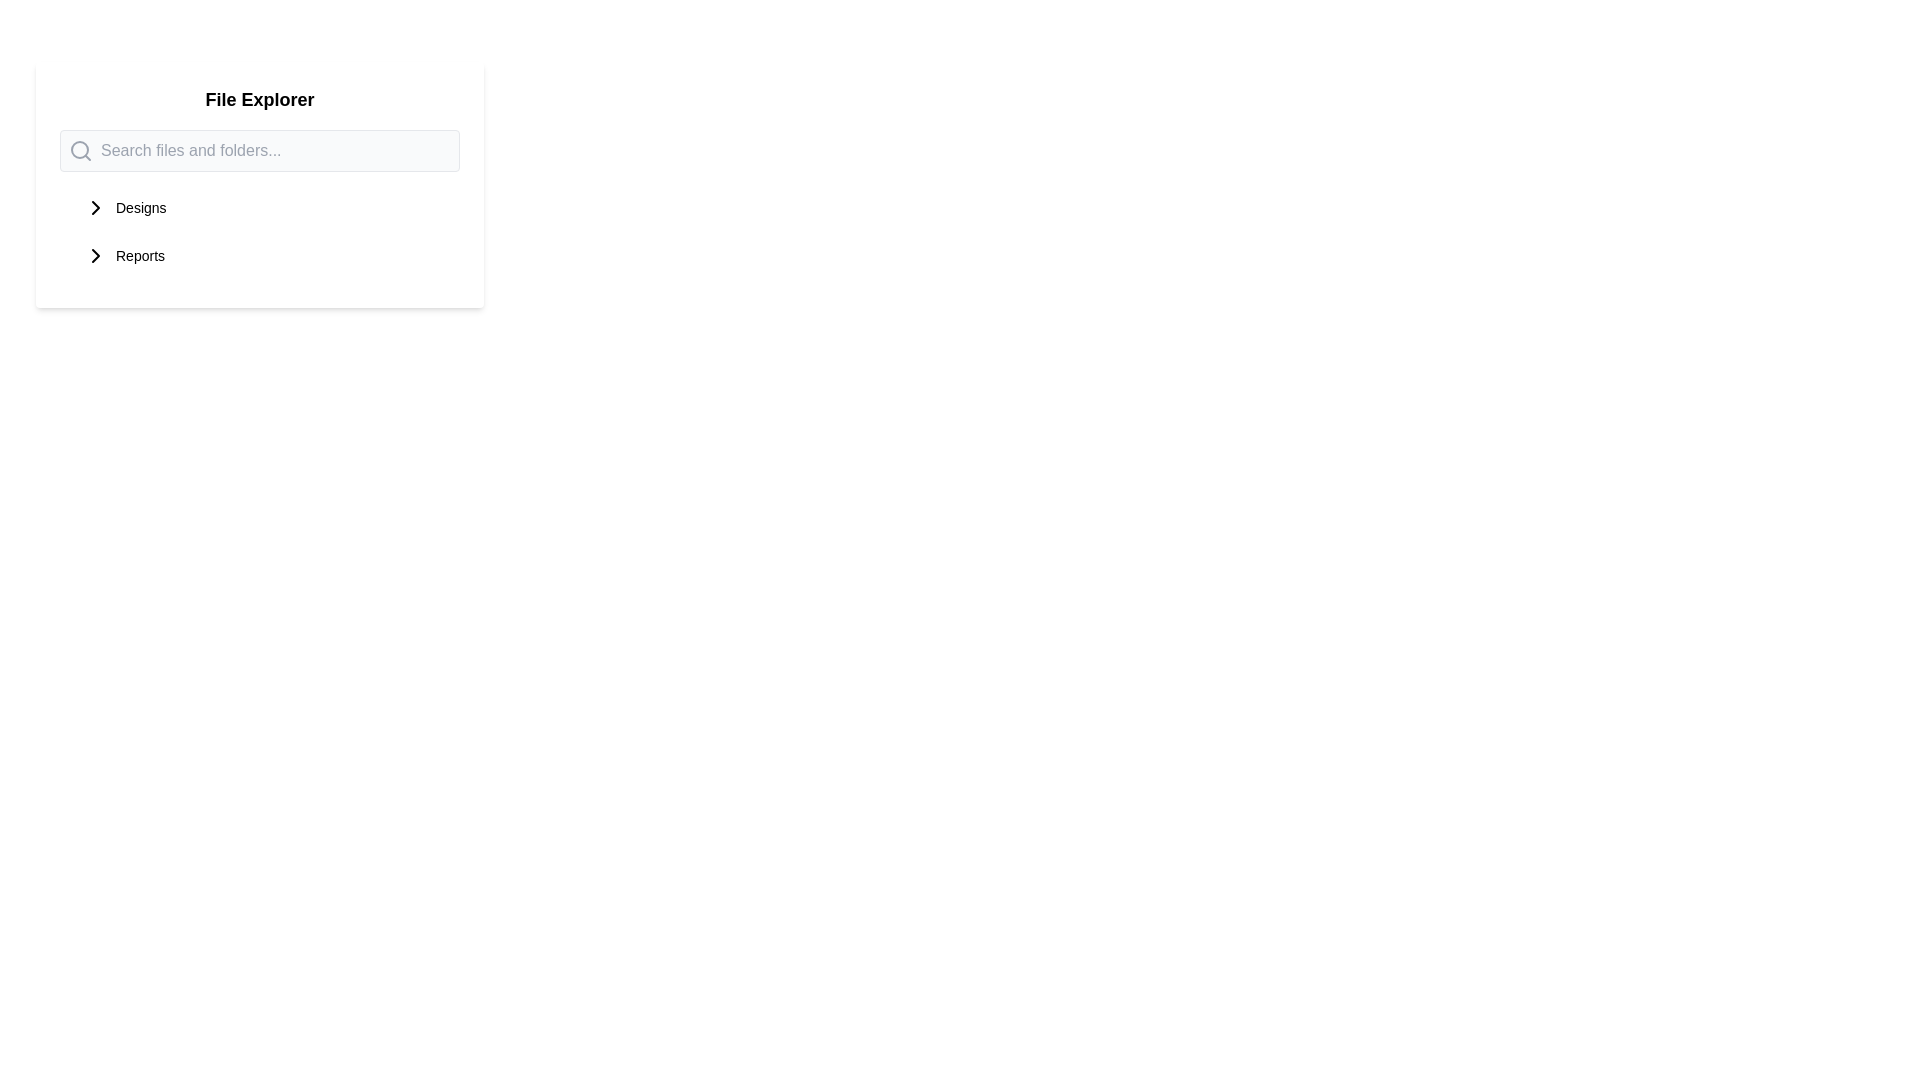  What do you see at coordinates (95, 254) in the screenshot?
I see `the rightward-chevron arrow icon associated with the 'Reports' label in the 'File Explorer' section` at bounding box center [95, 254].